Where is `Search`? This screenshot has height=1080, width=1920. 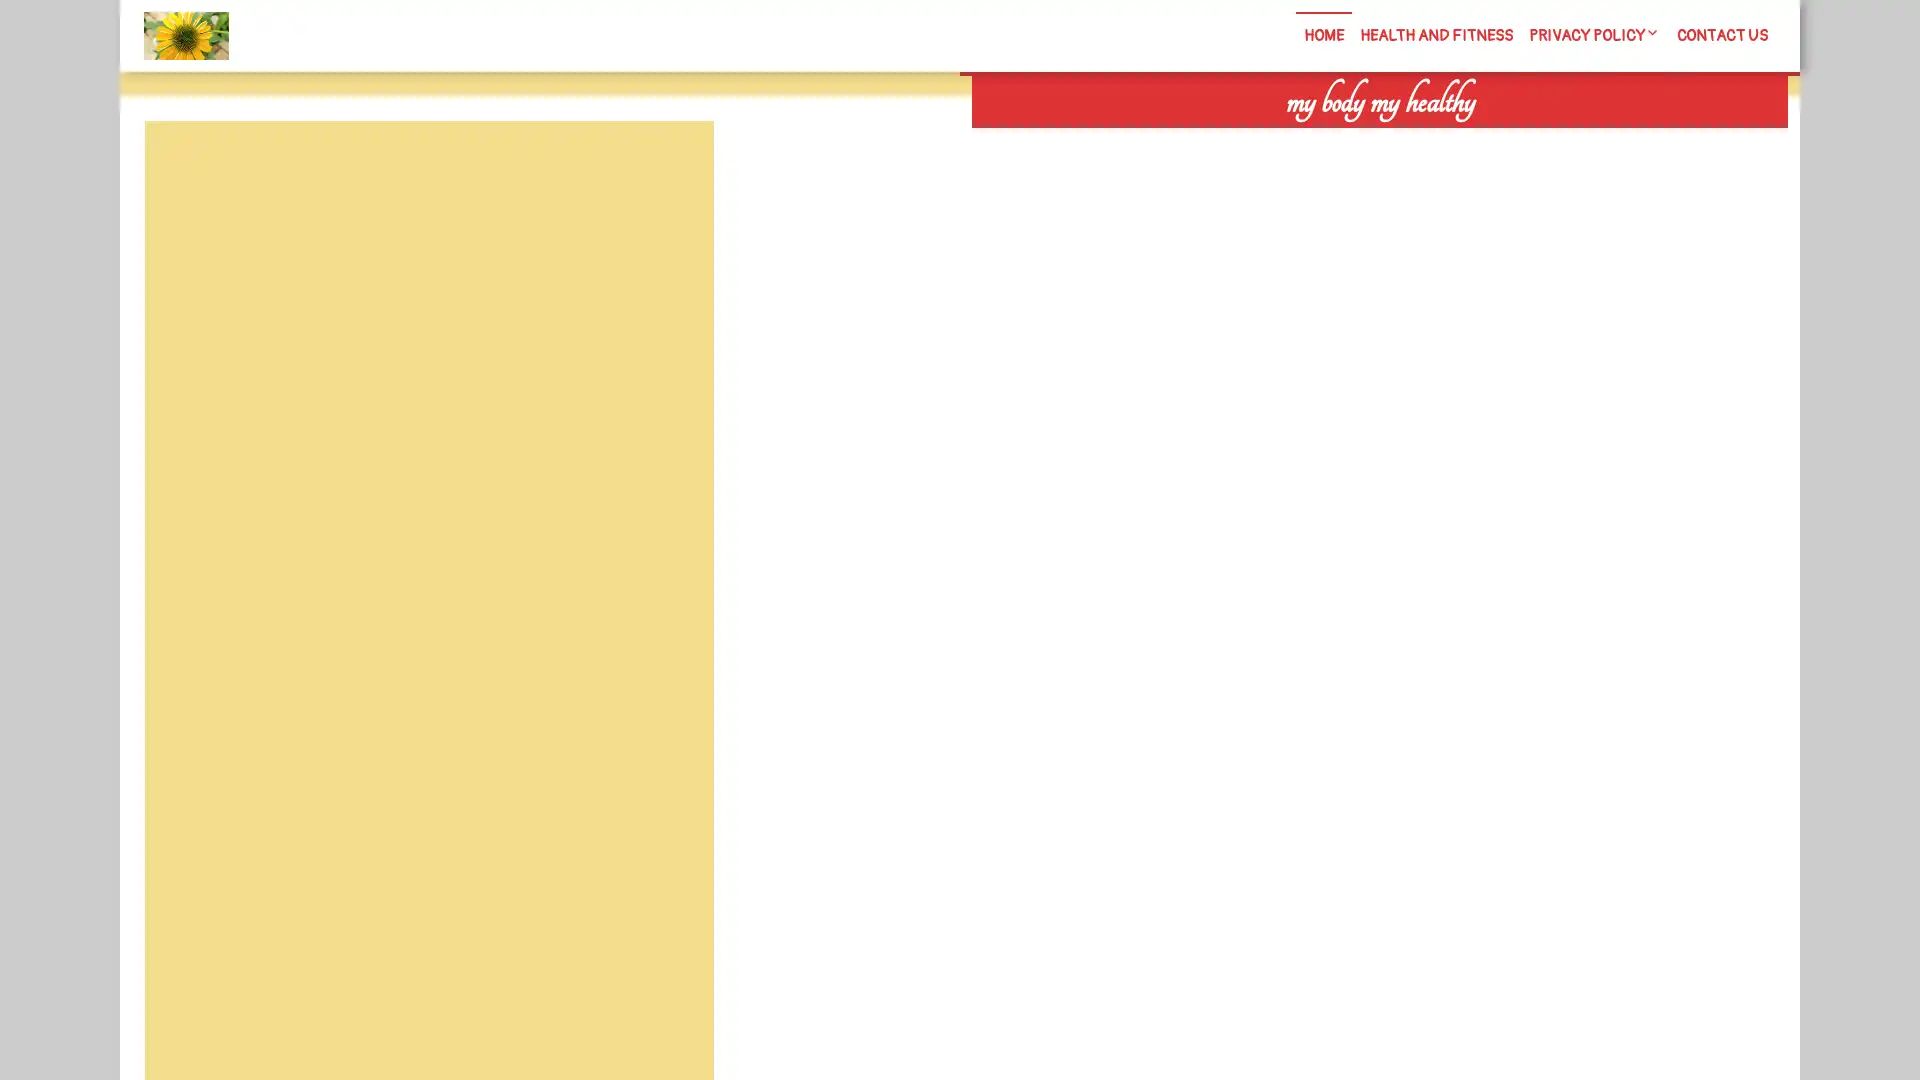
Search is located at coordinates (1557, 140).